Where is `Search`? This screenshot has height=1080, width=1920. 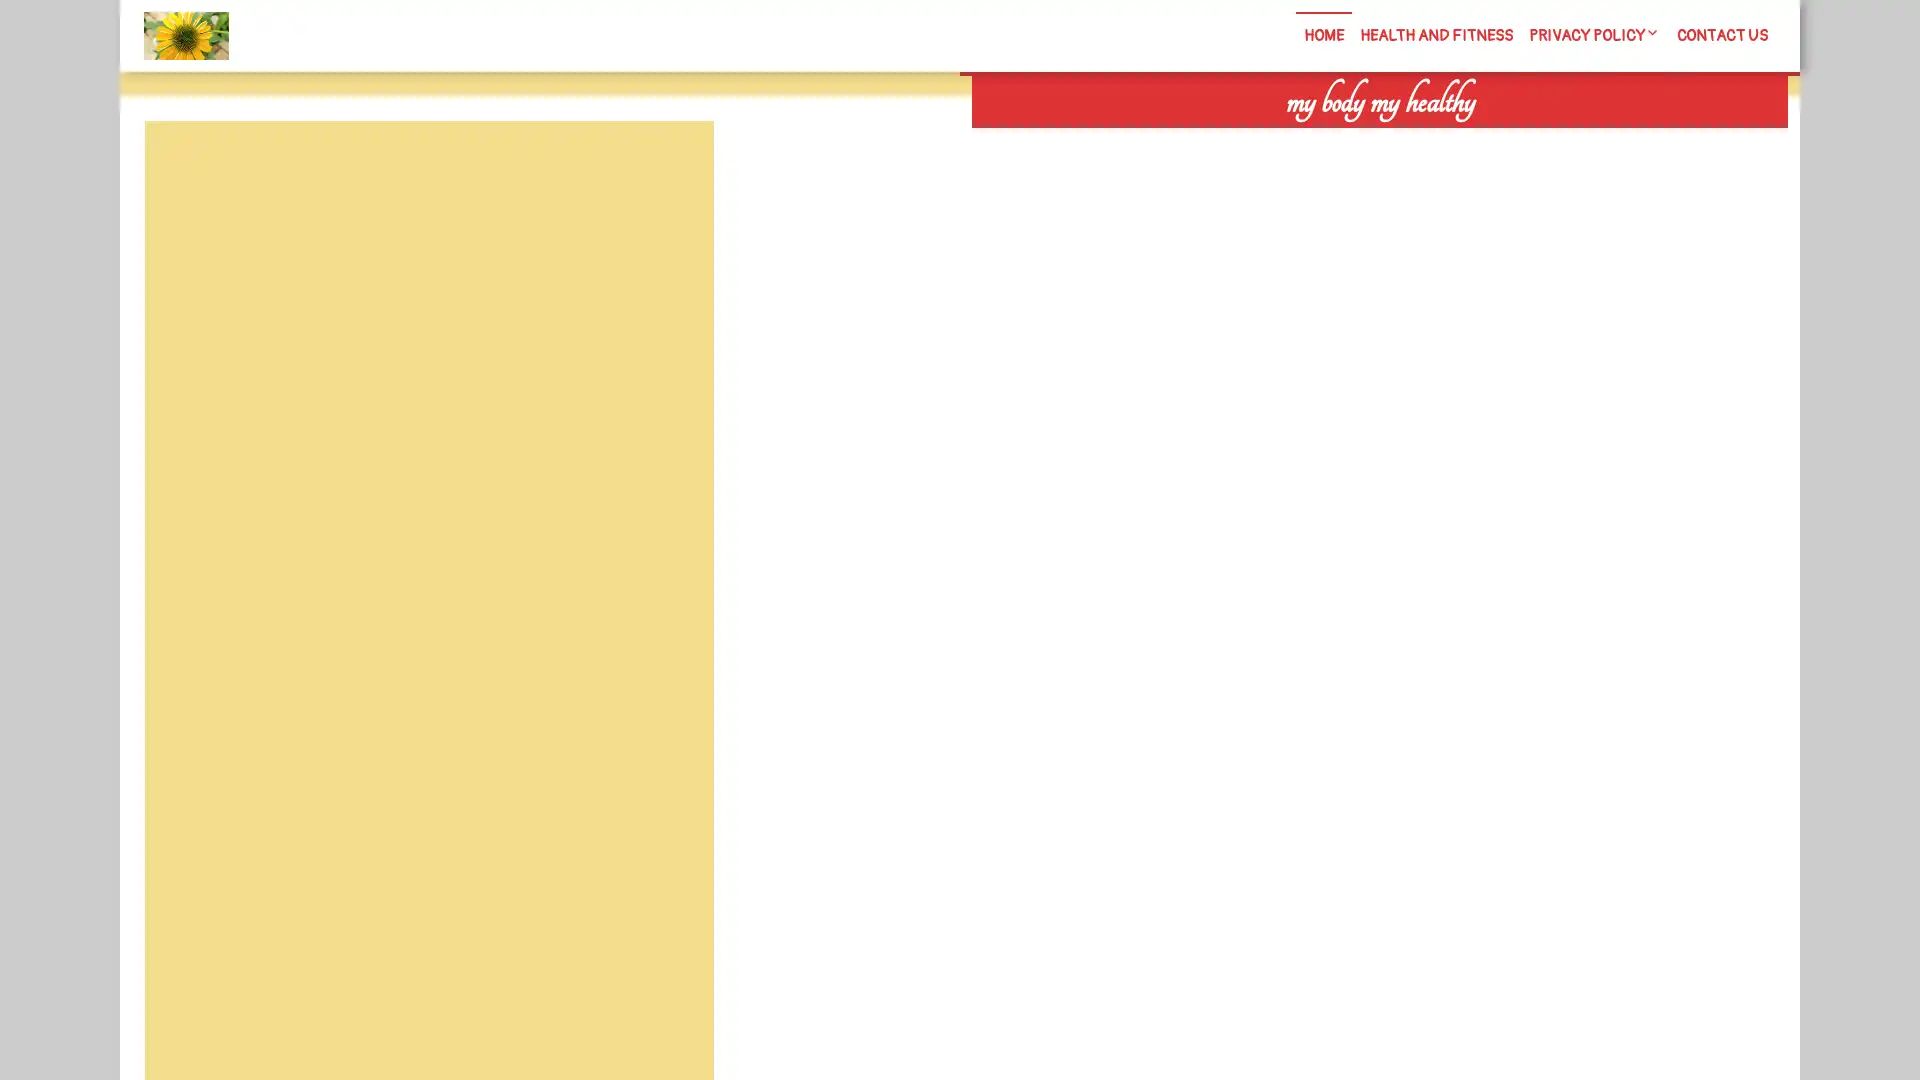
Search is located at coordinates (1557, 140).